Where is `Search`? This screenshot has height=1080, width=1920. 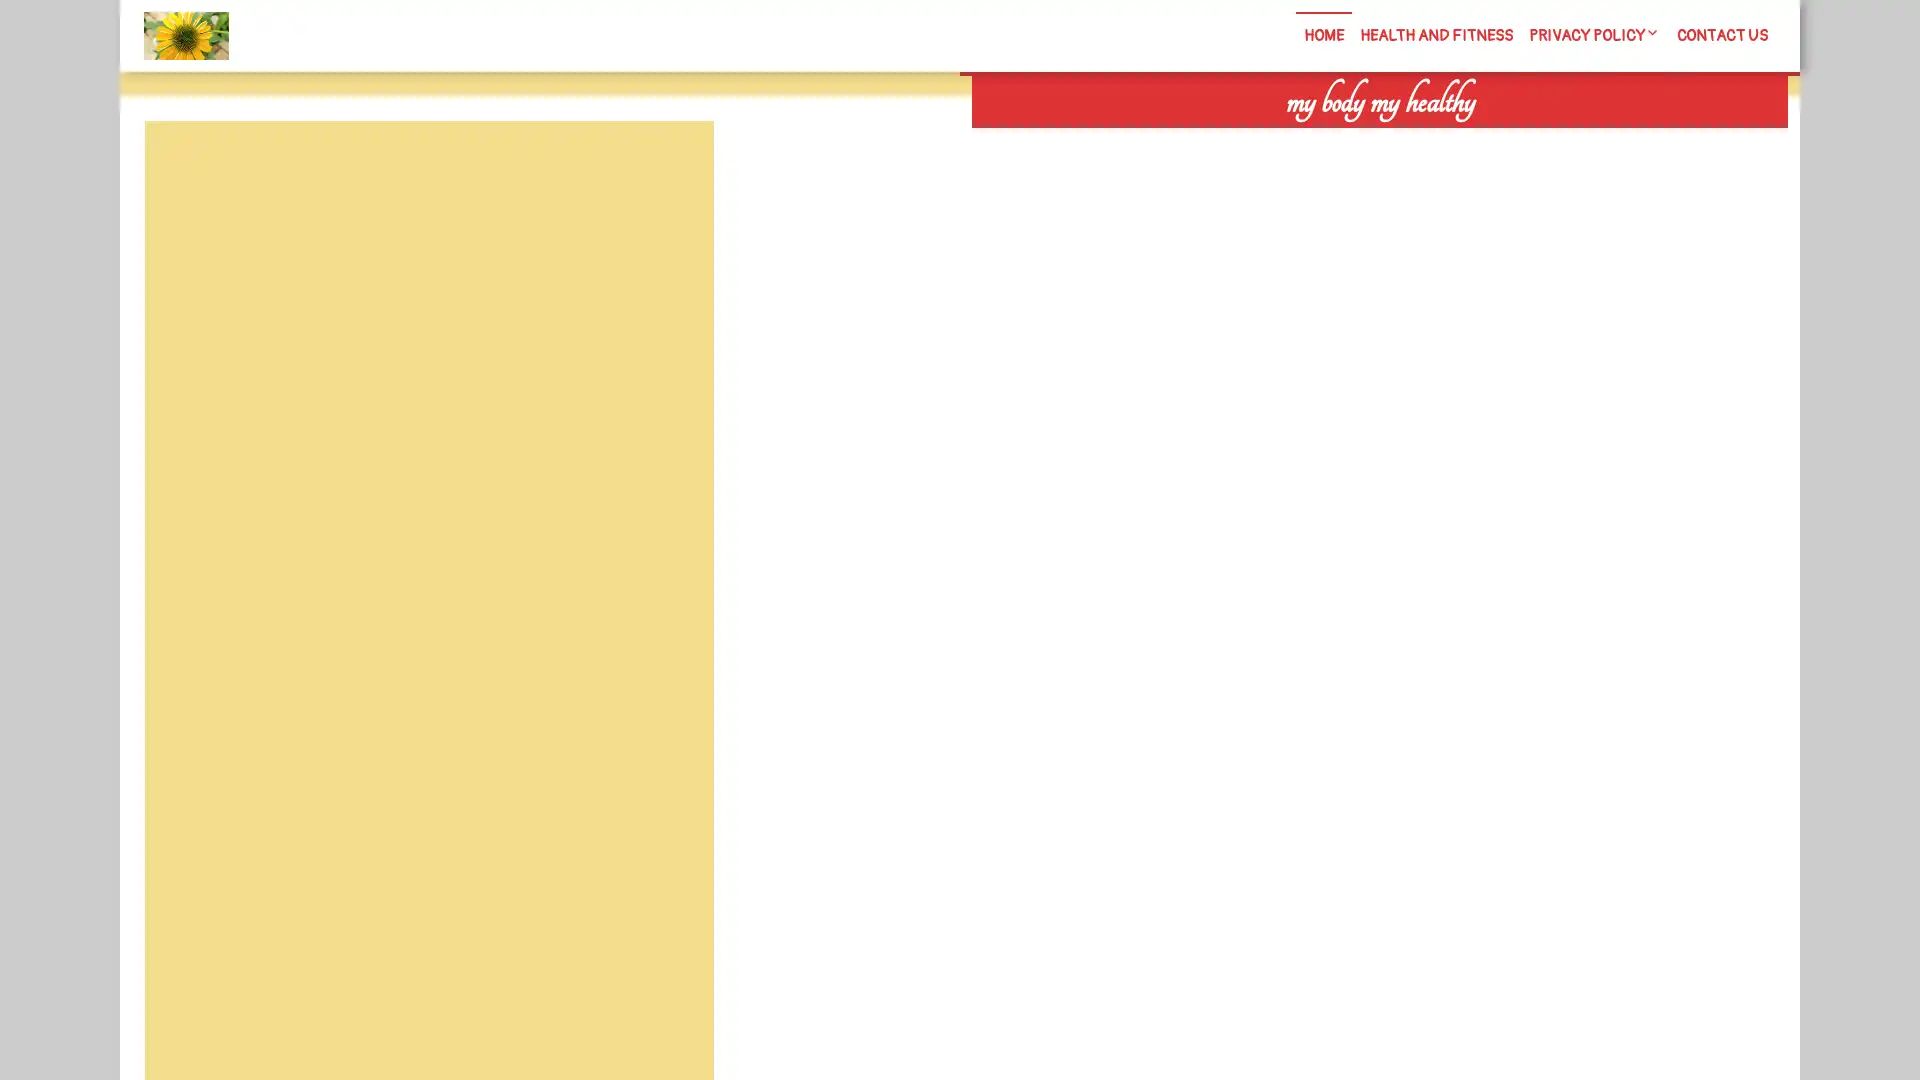
Search is located at coordinates (1557, 140).